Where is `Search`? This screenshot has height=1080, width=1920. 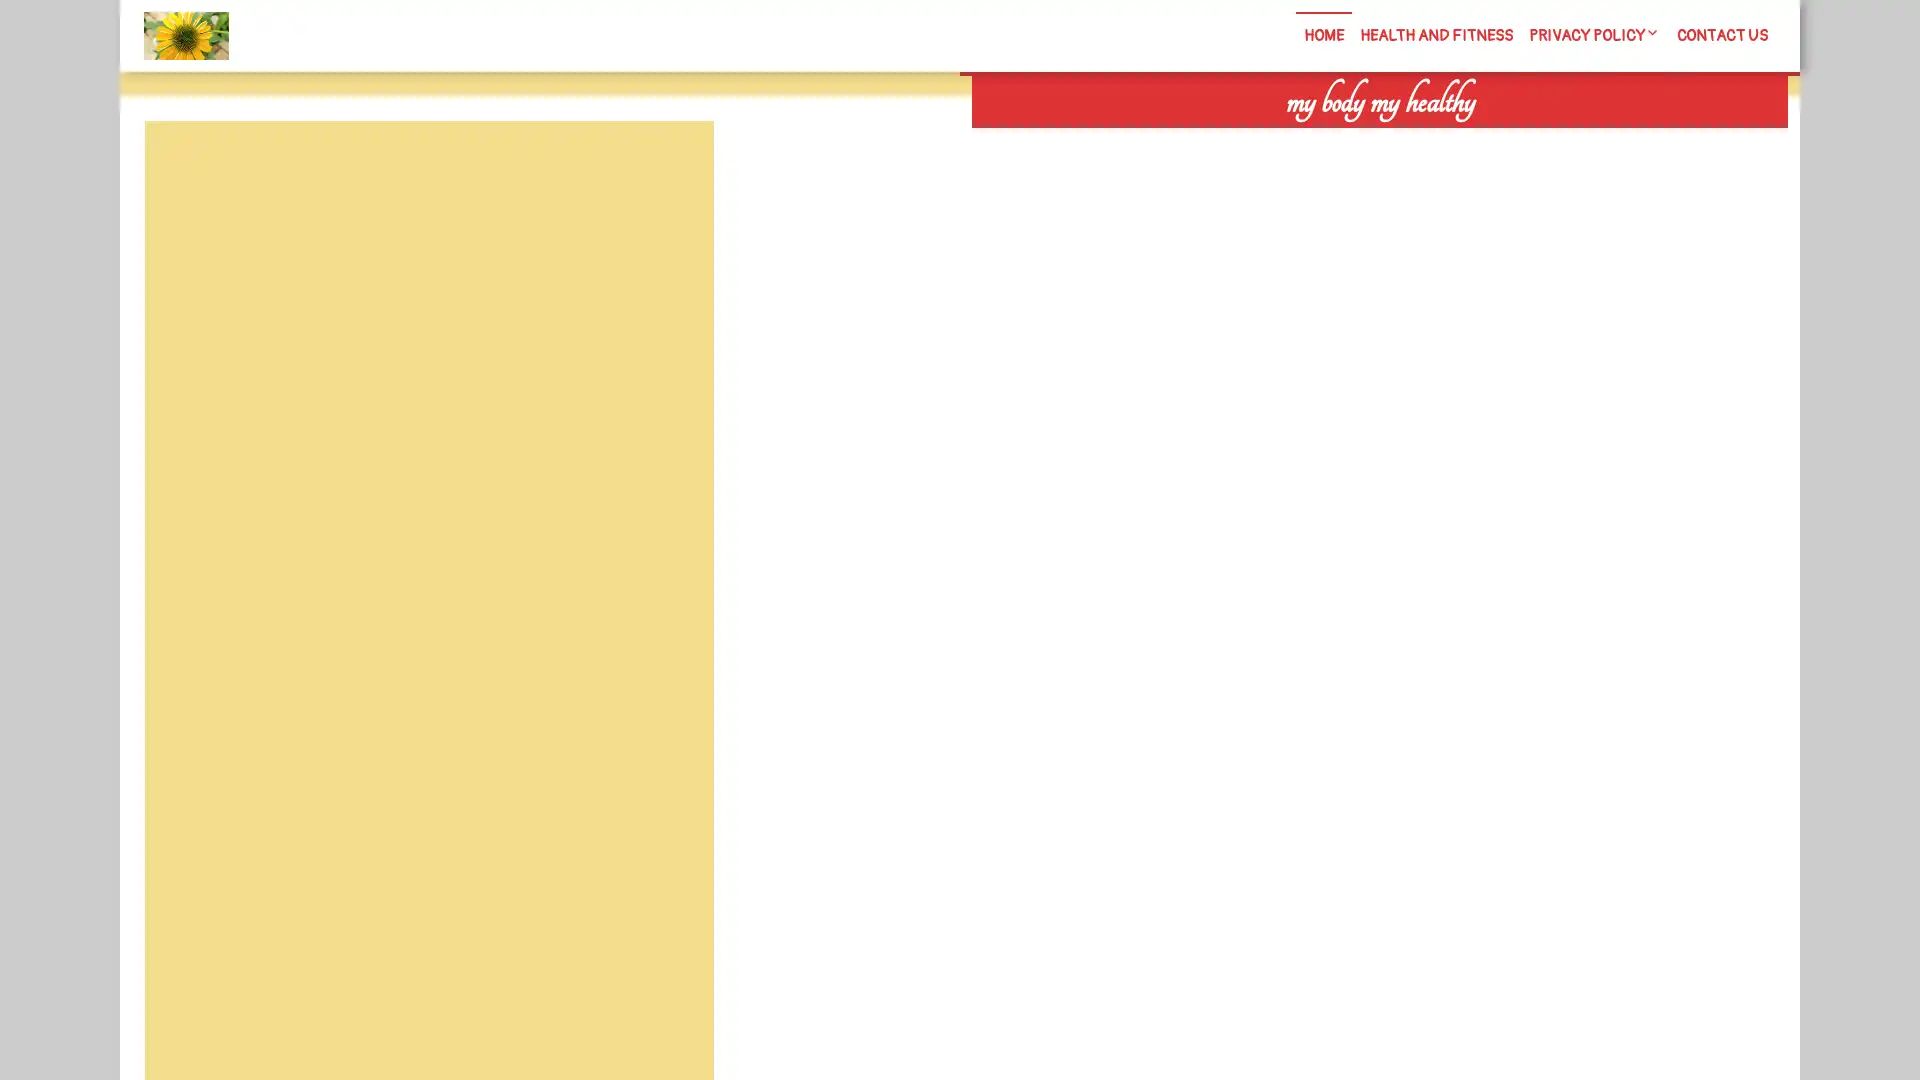
Search is located at coordinates (1557, 140).